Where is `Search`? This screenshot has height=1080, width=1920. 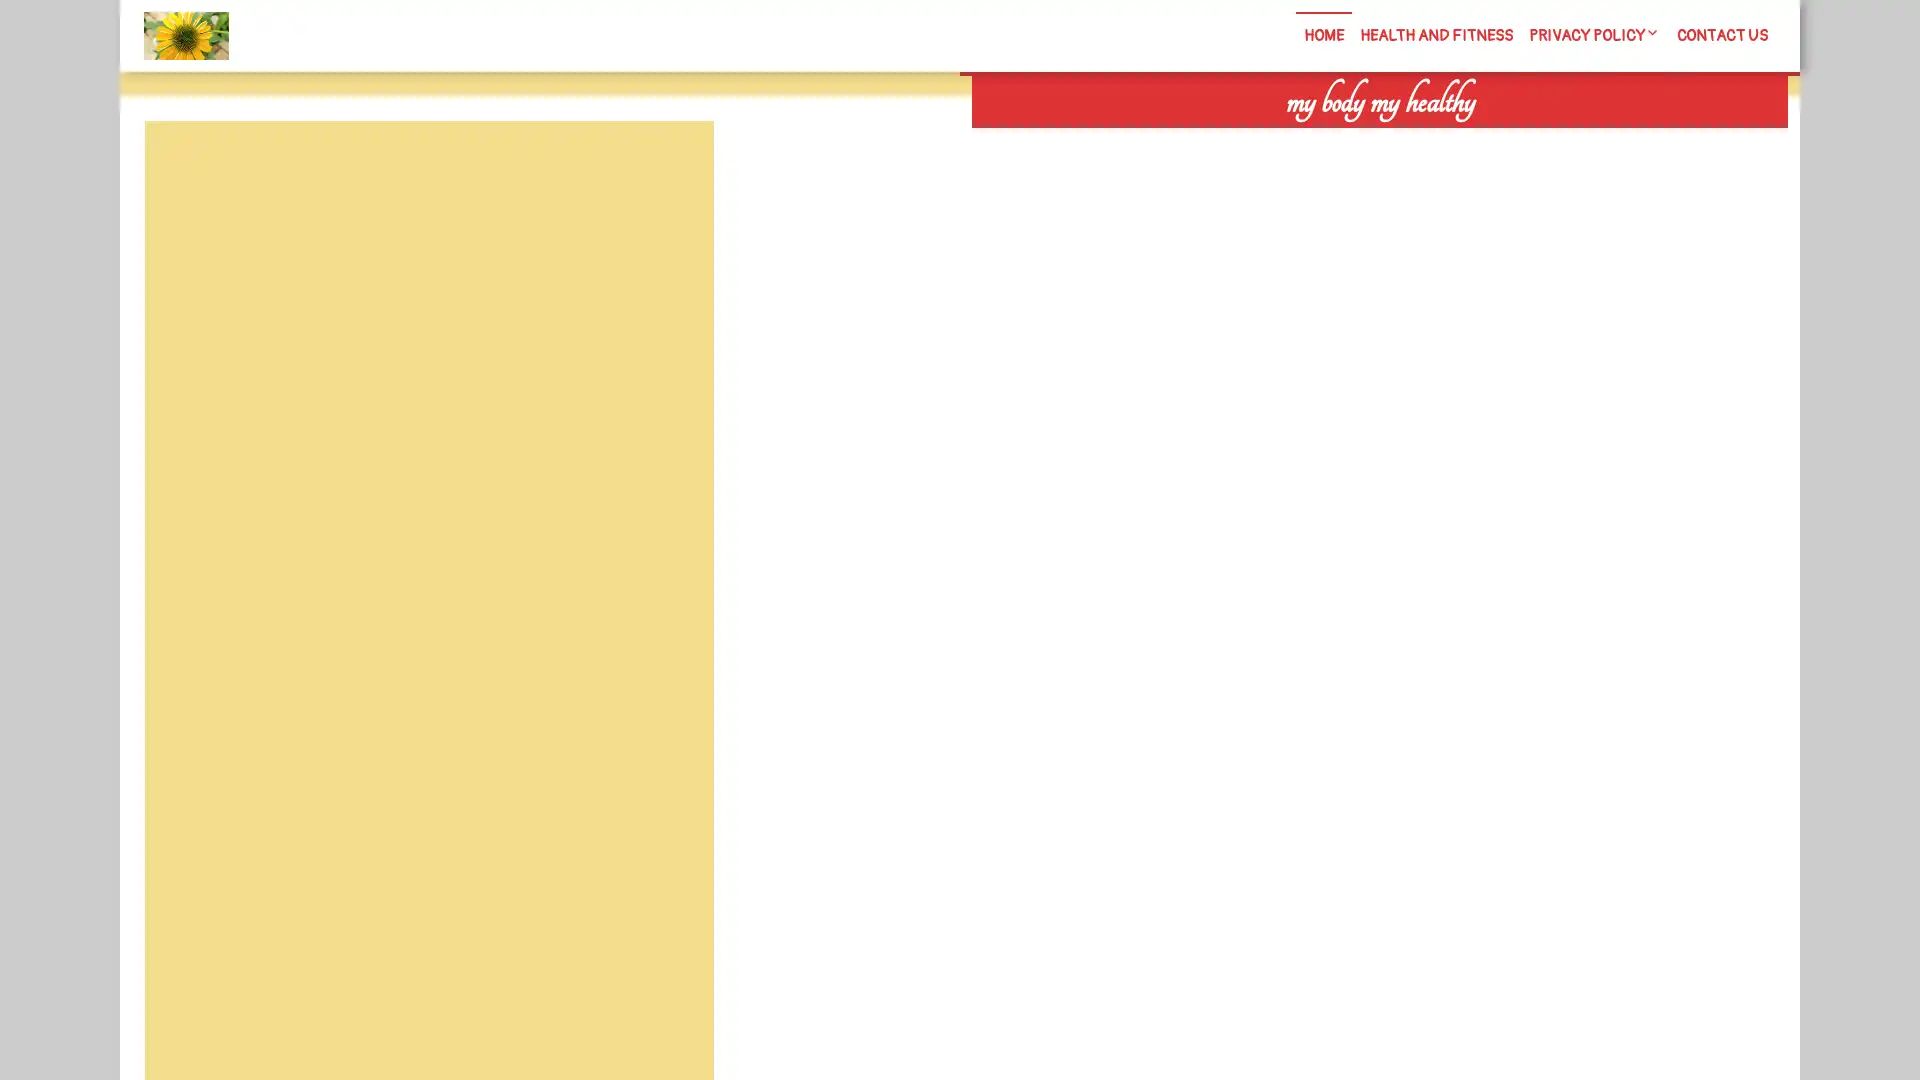
Search is located at coordinates (1557, 140).